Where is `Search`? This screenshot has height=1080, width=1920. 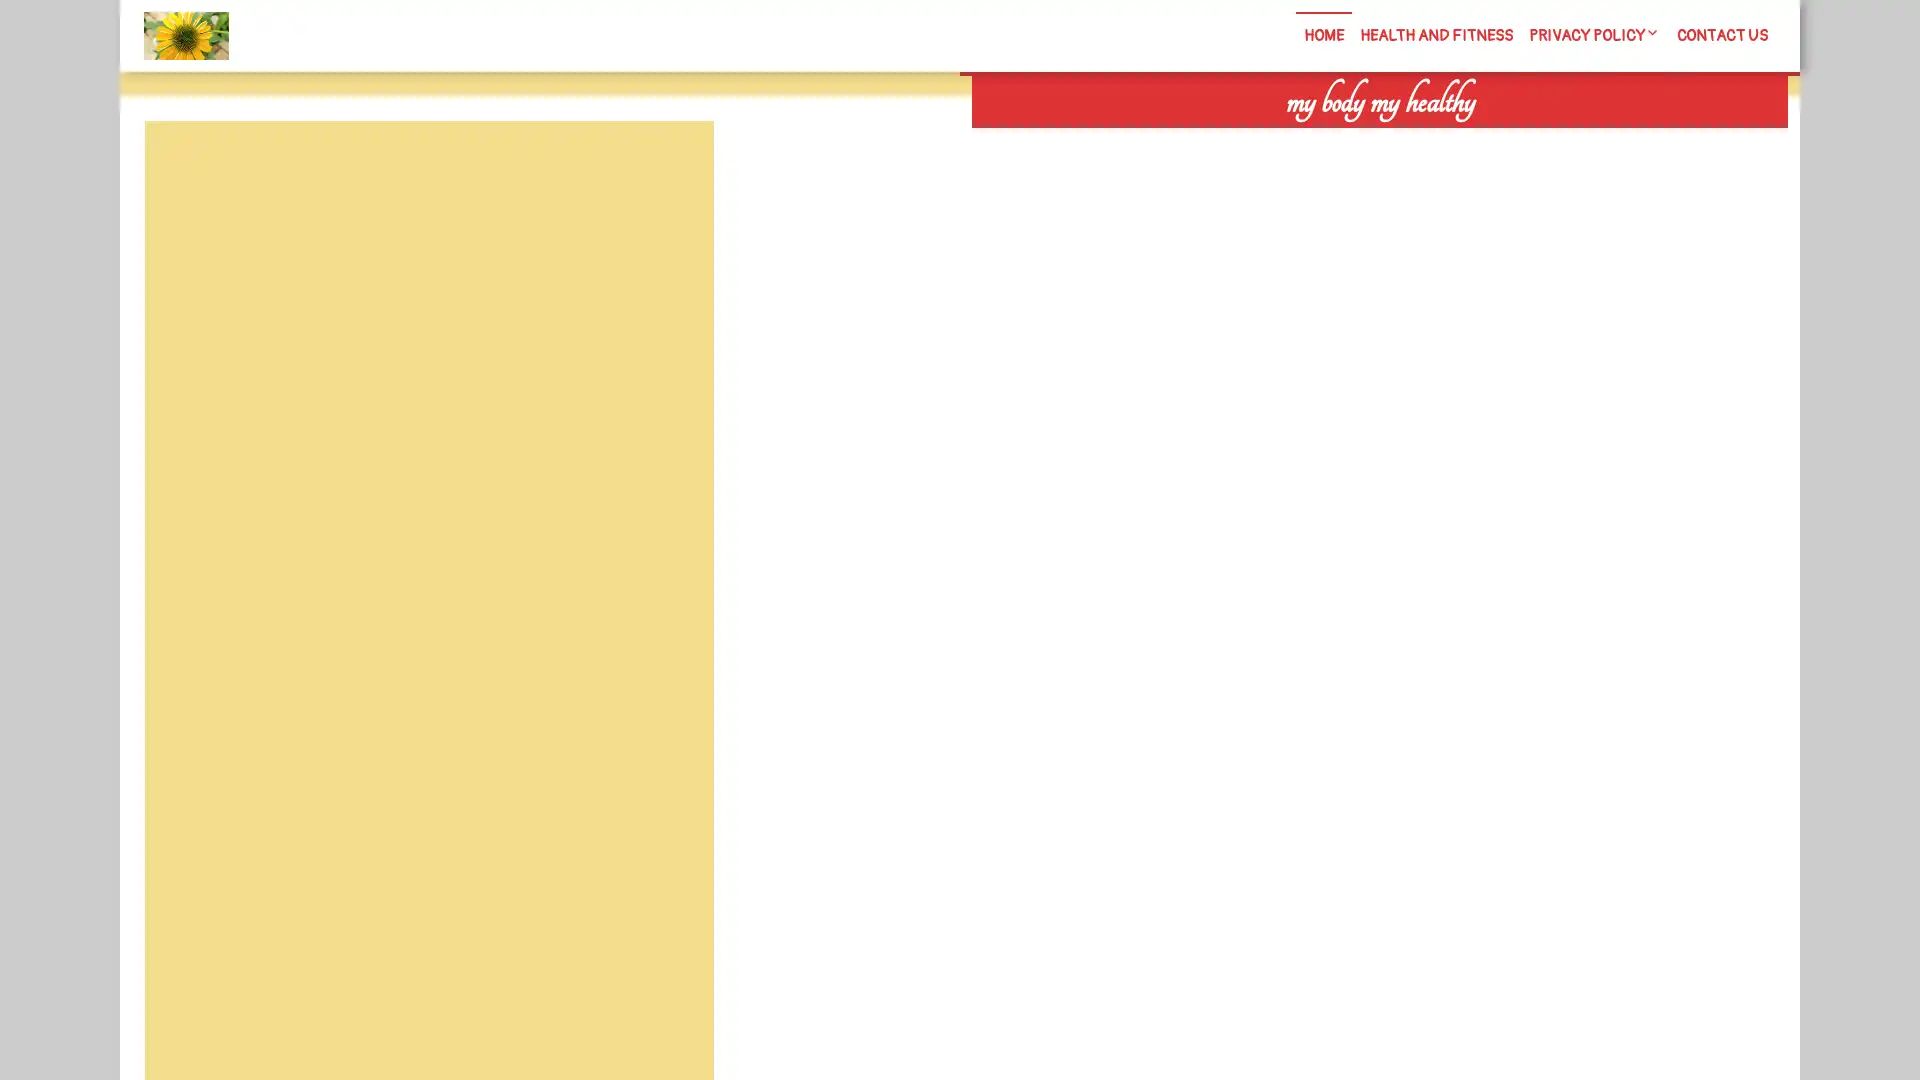
Search is located at coordinates (1557, 140).